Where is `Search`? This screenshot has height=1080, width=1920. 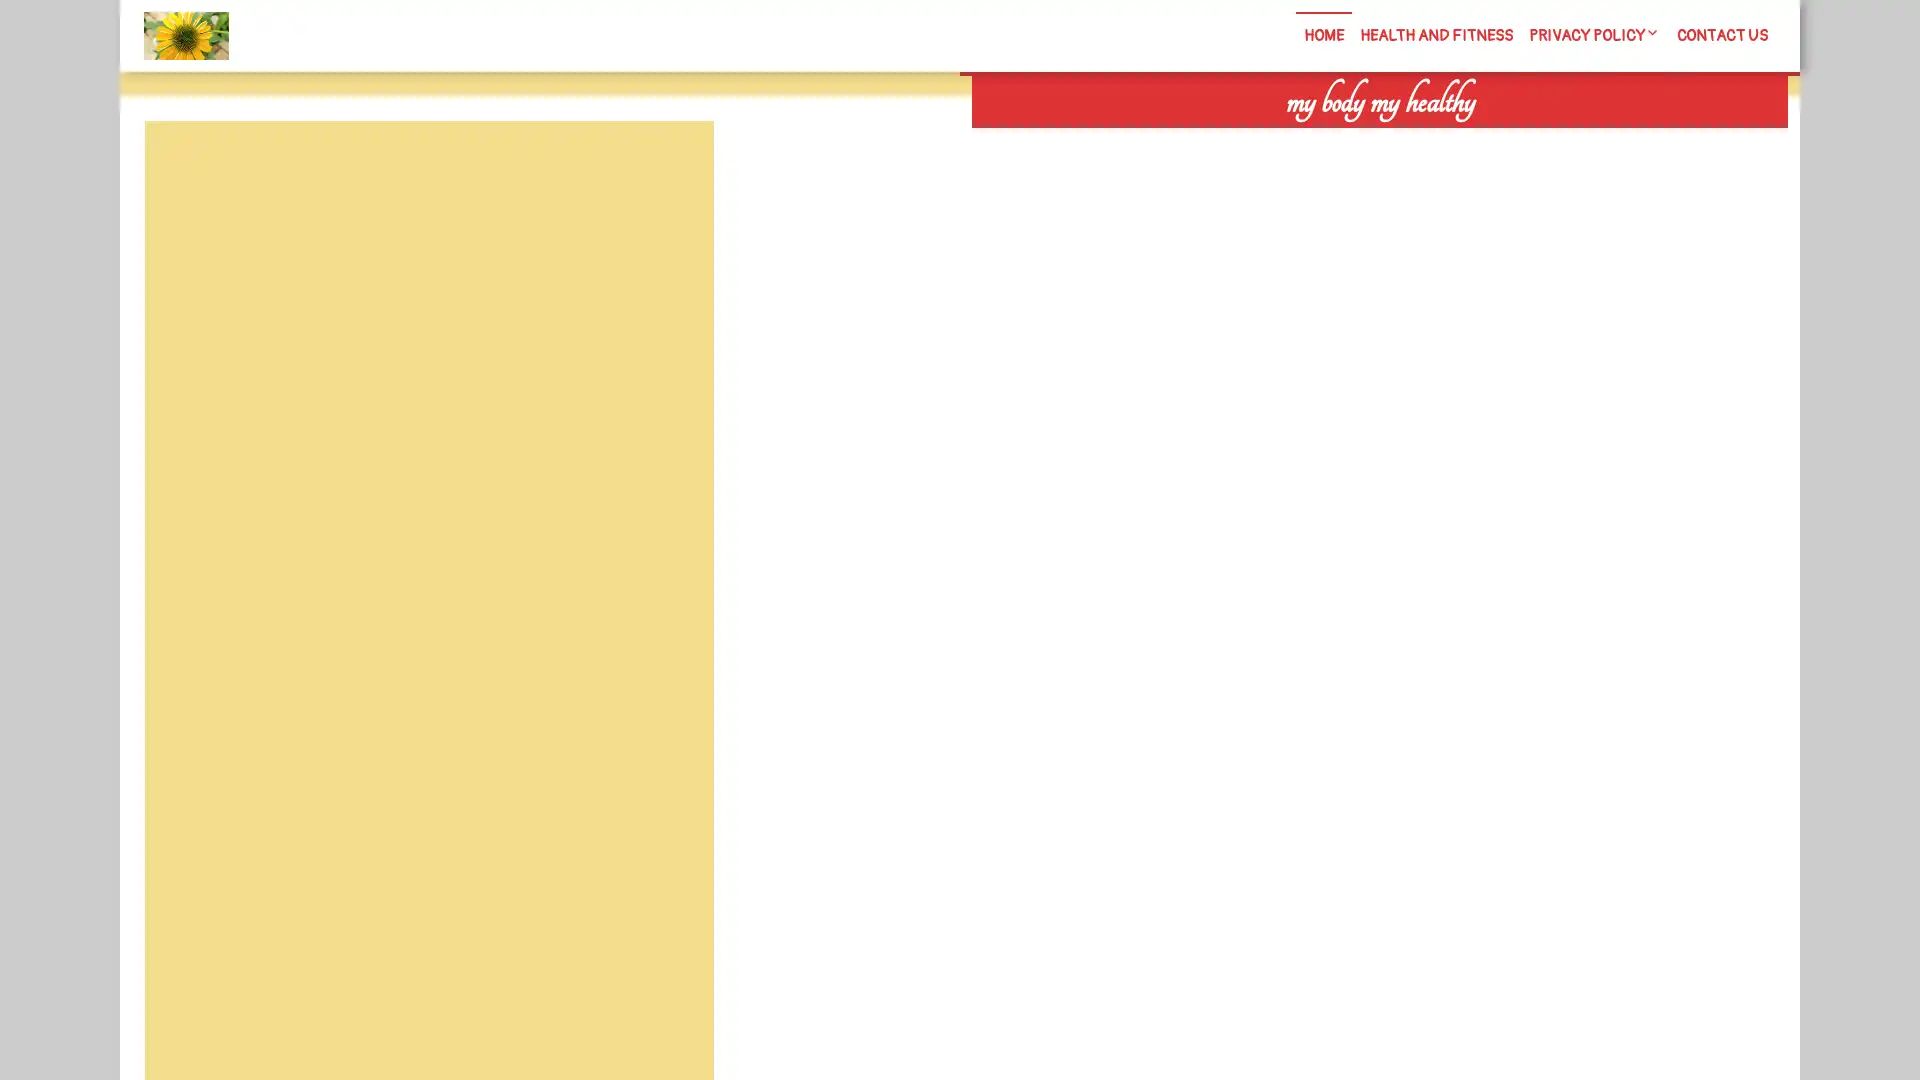
Search is located at coordinates (1557, 140).